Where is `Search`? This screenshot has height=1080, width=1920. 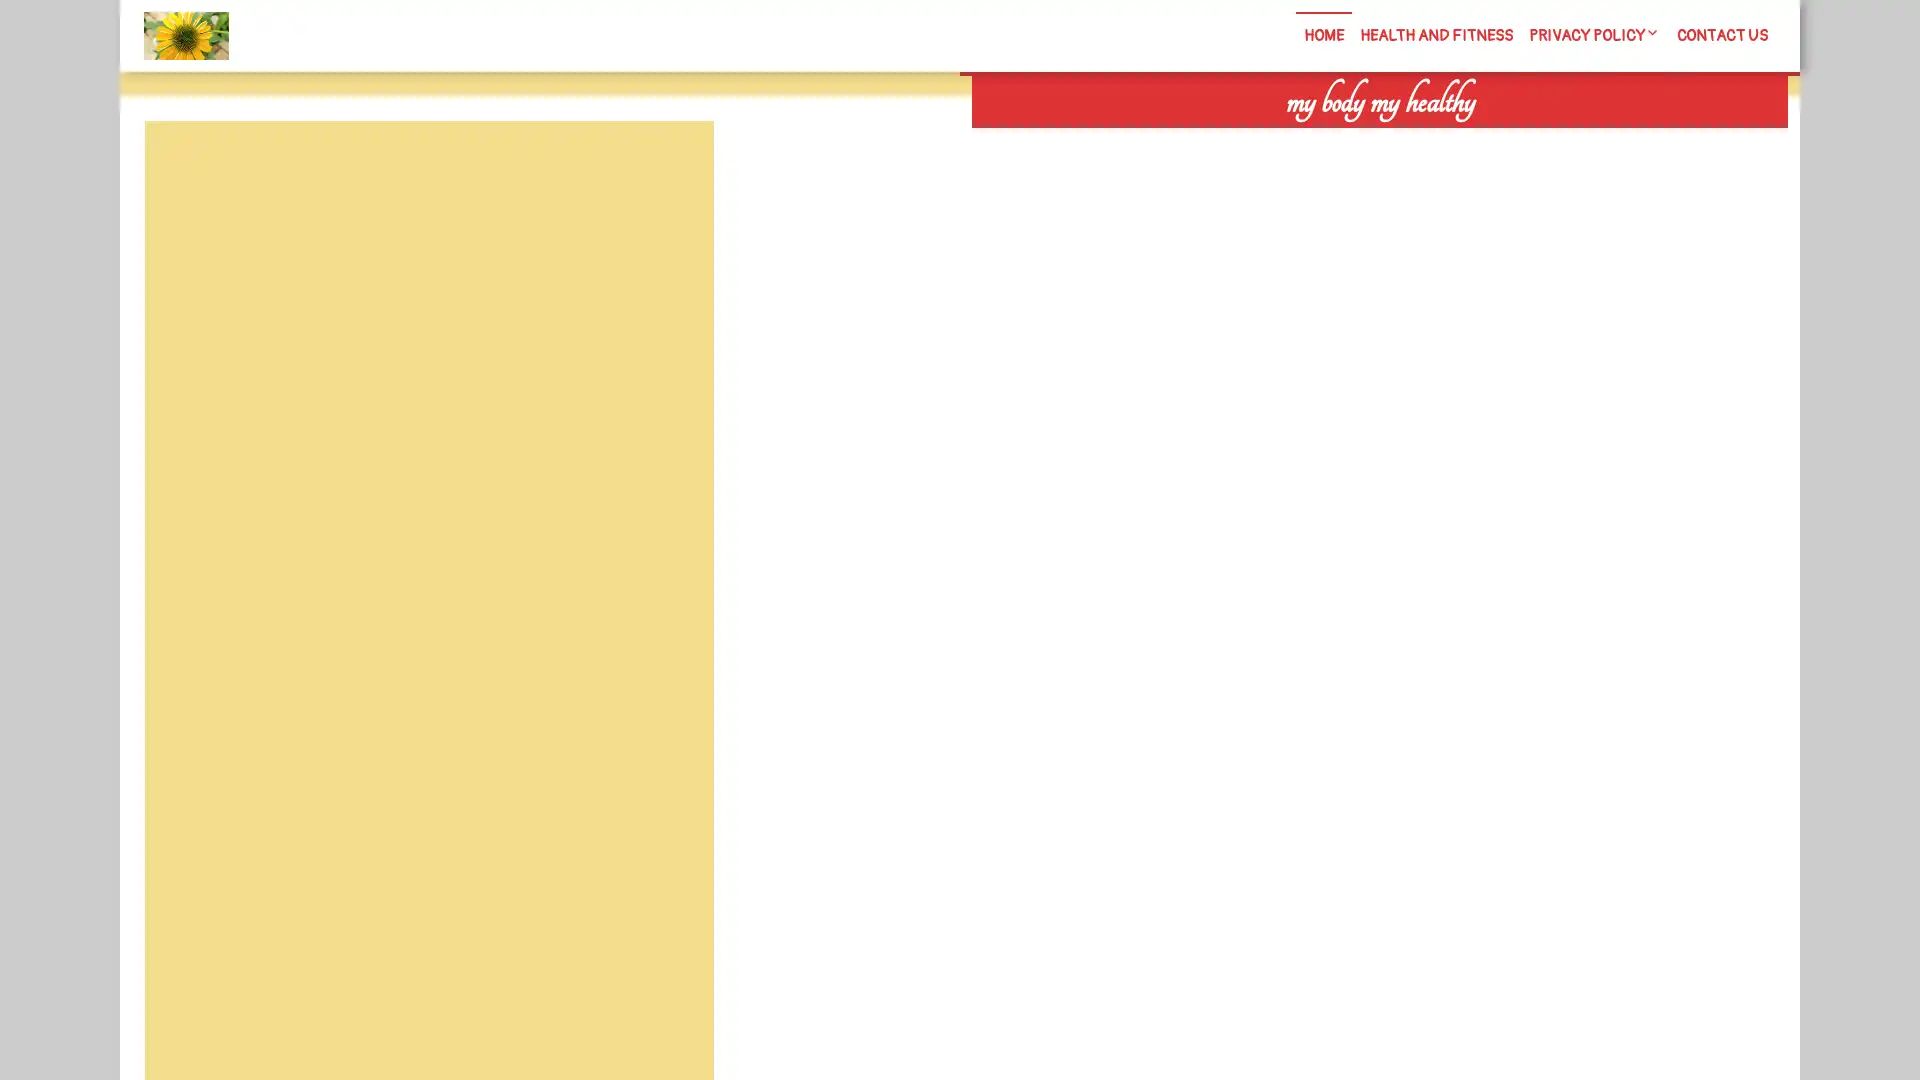
Search is located at coordinates (1557, 140).